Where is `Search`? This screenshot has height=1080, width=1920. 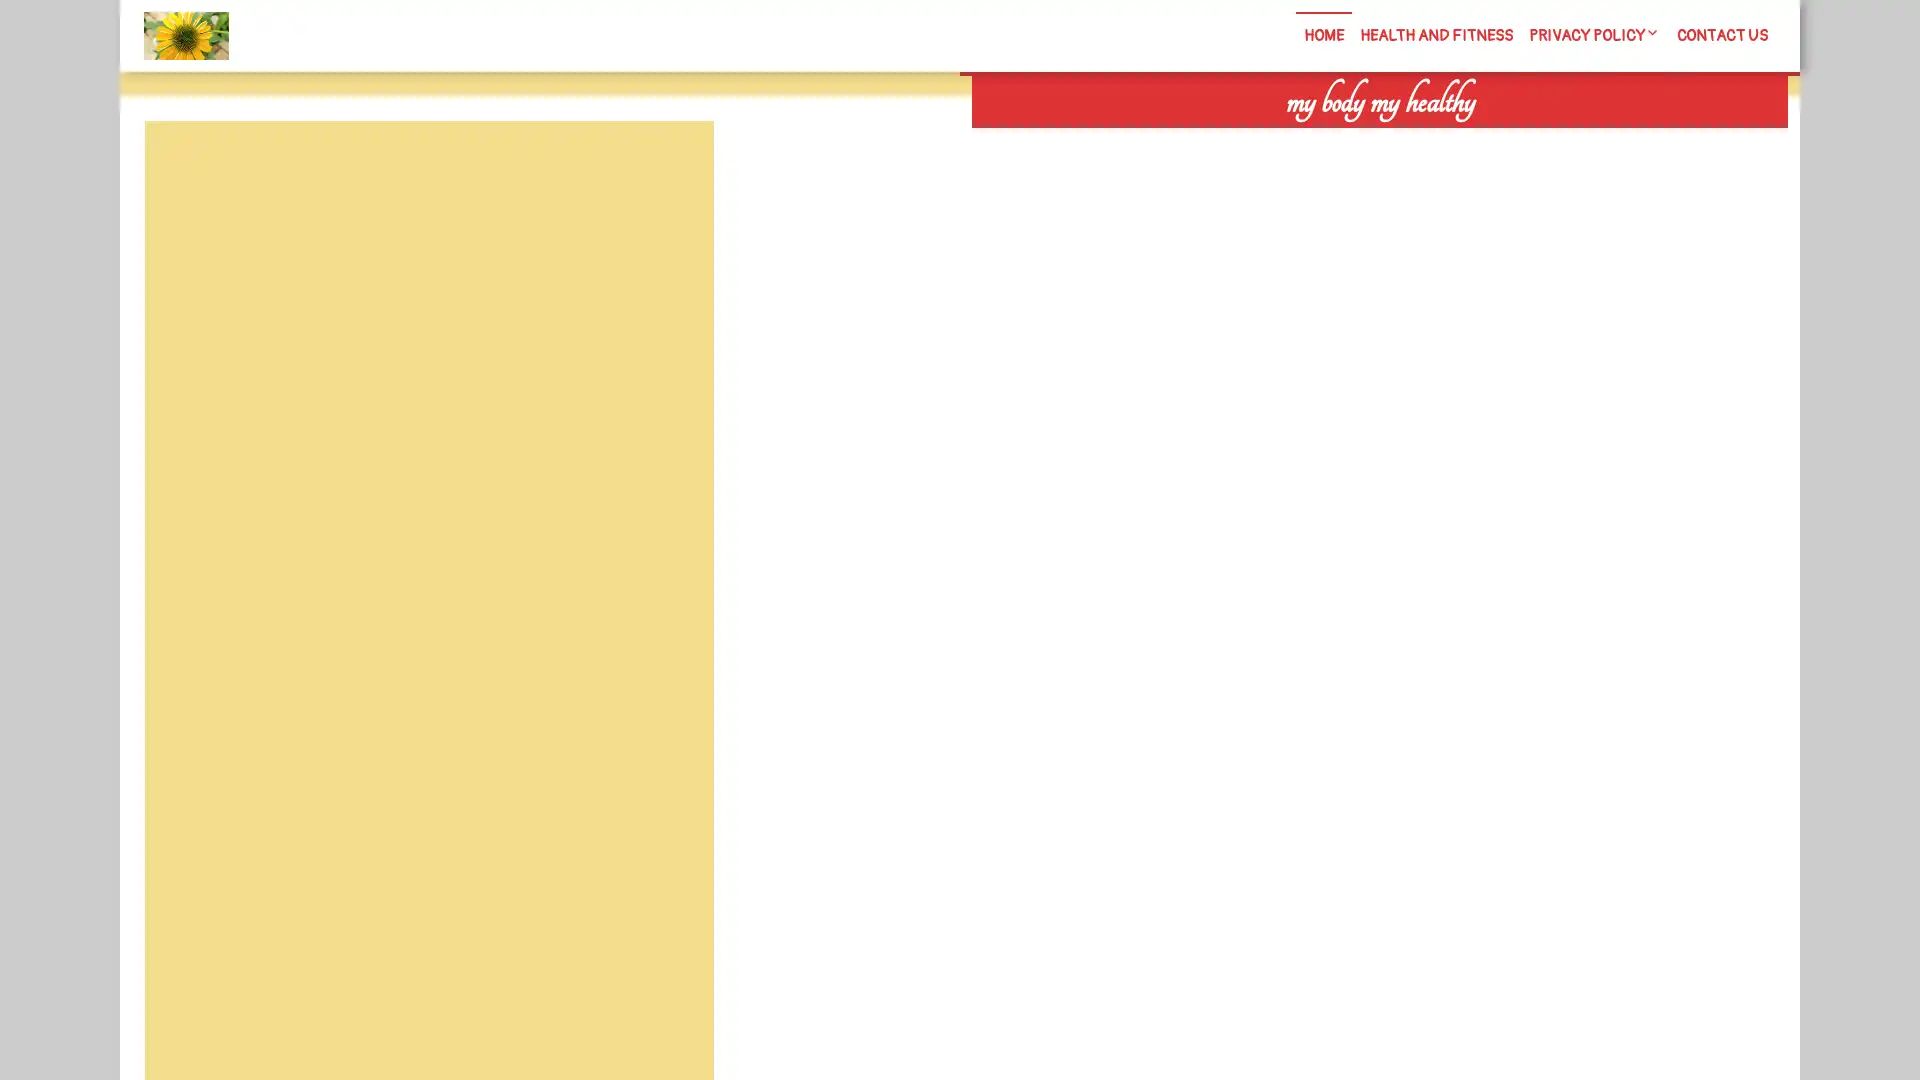
Search is located at coordinates (1557, 140).